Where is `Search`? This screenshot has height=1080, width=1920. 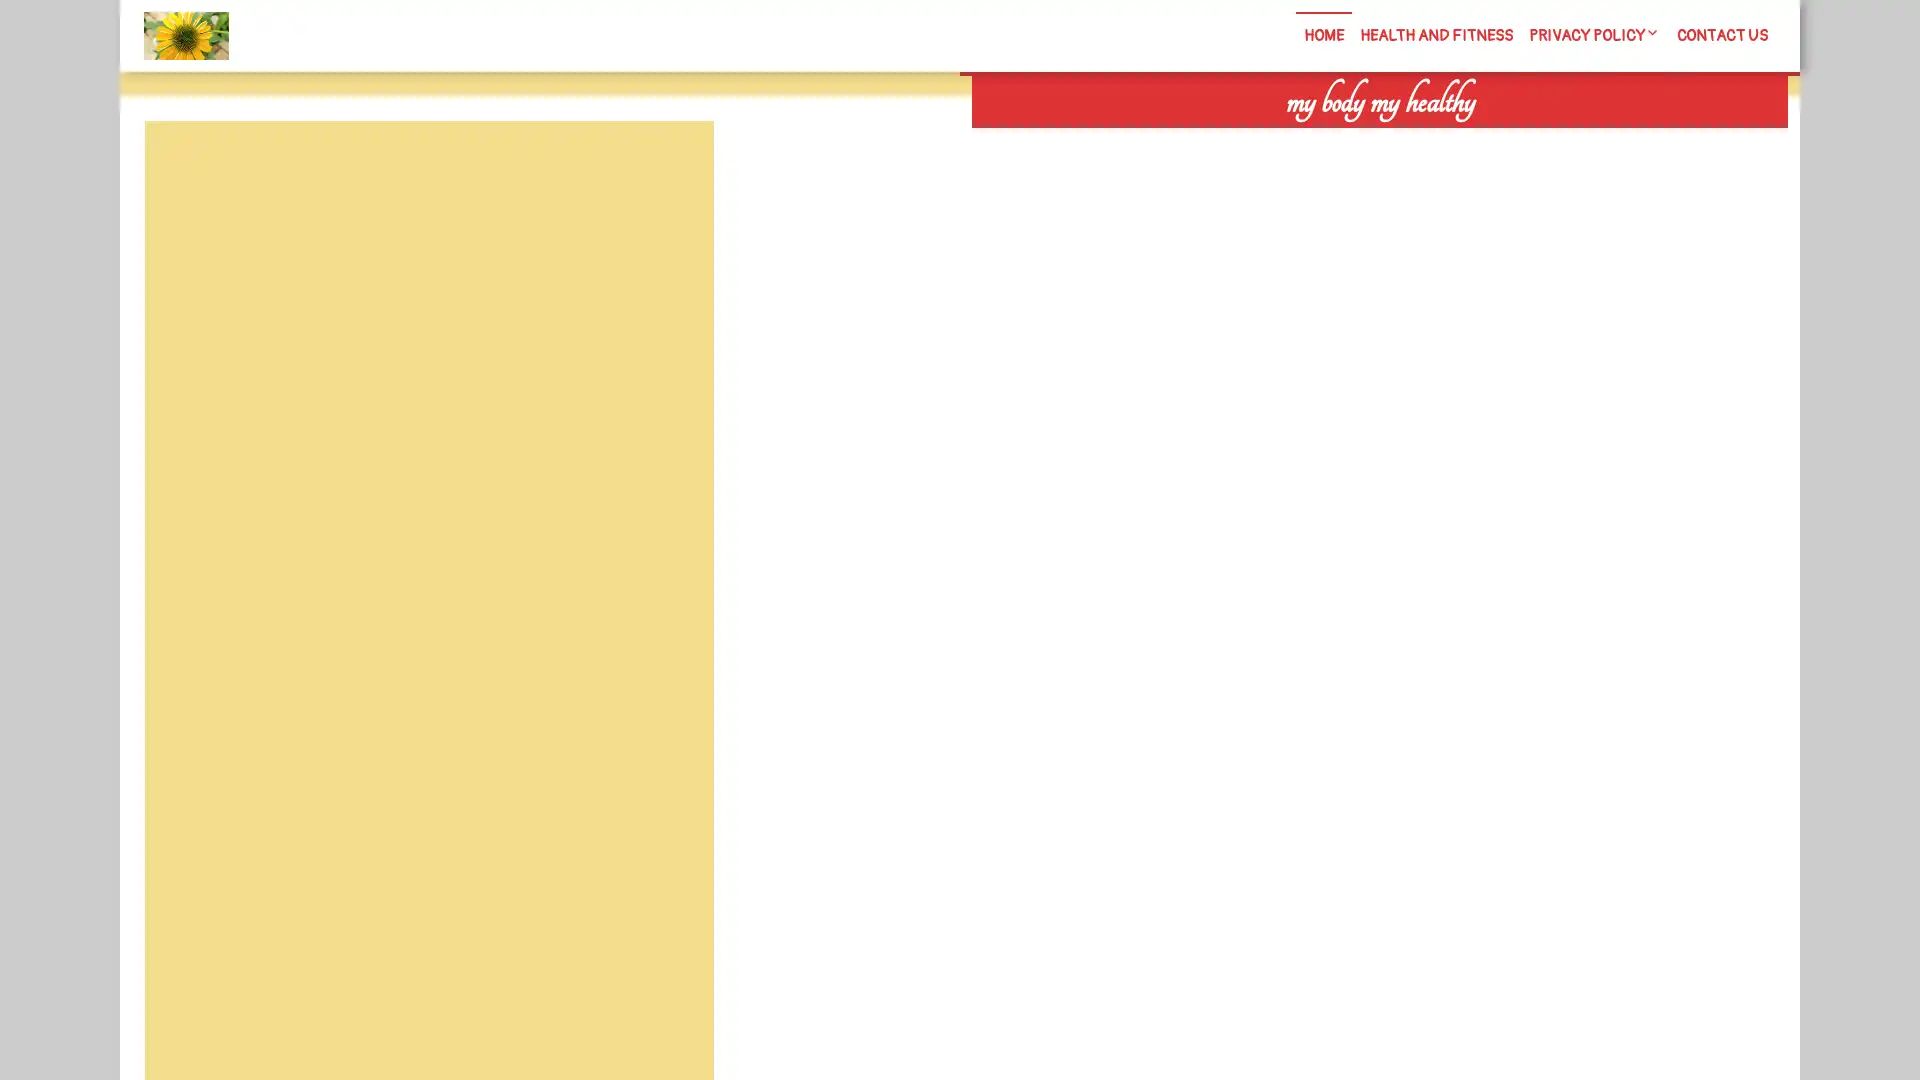
Search is located at coordinates (1557, 140).